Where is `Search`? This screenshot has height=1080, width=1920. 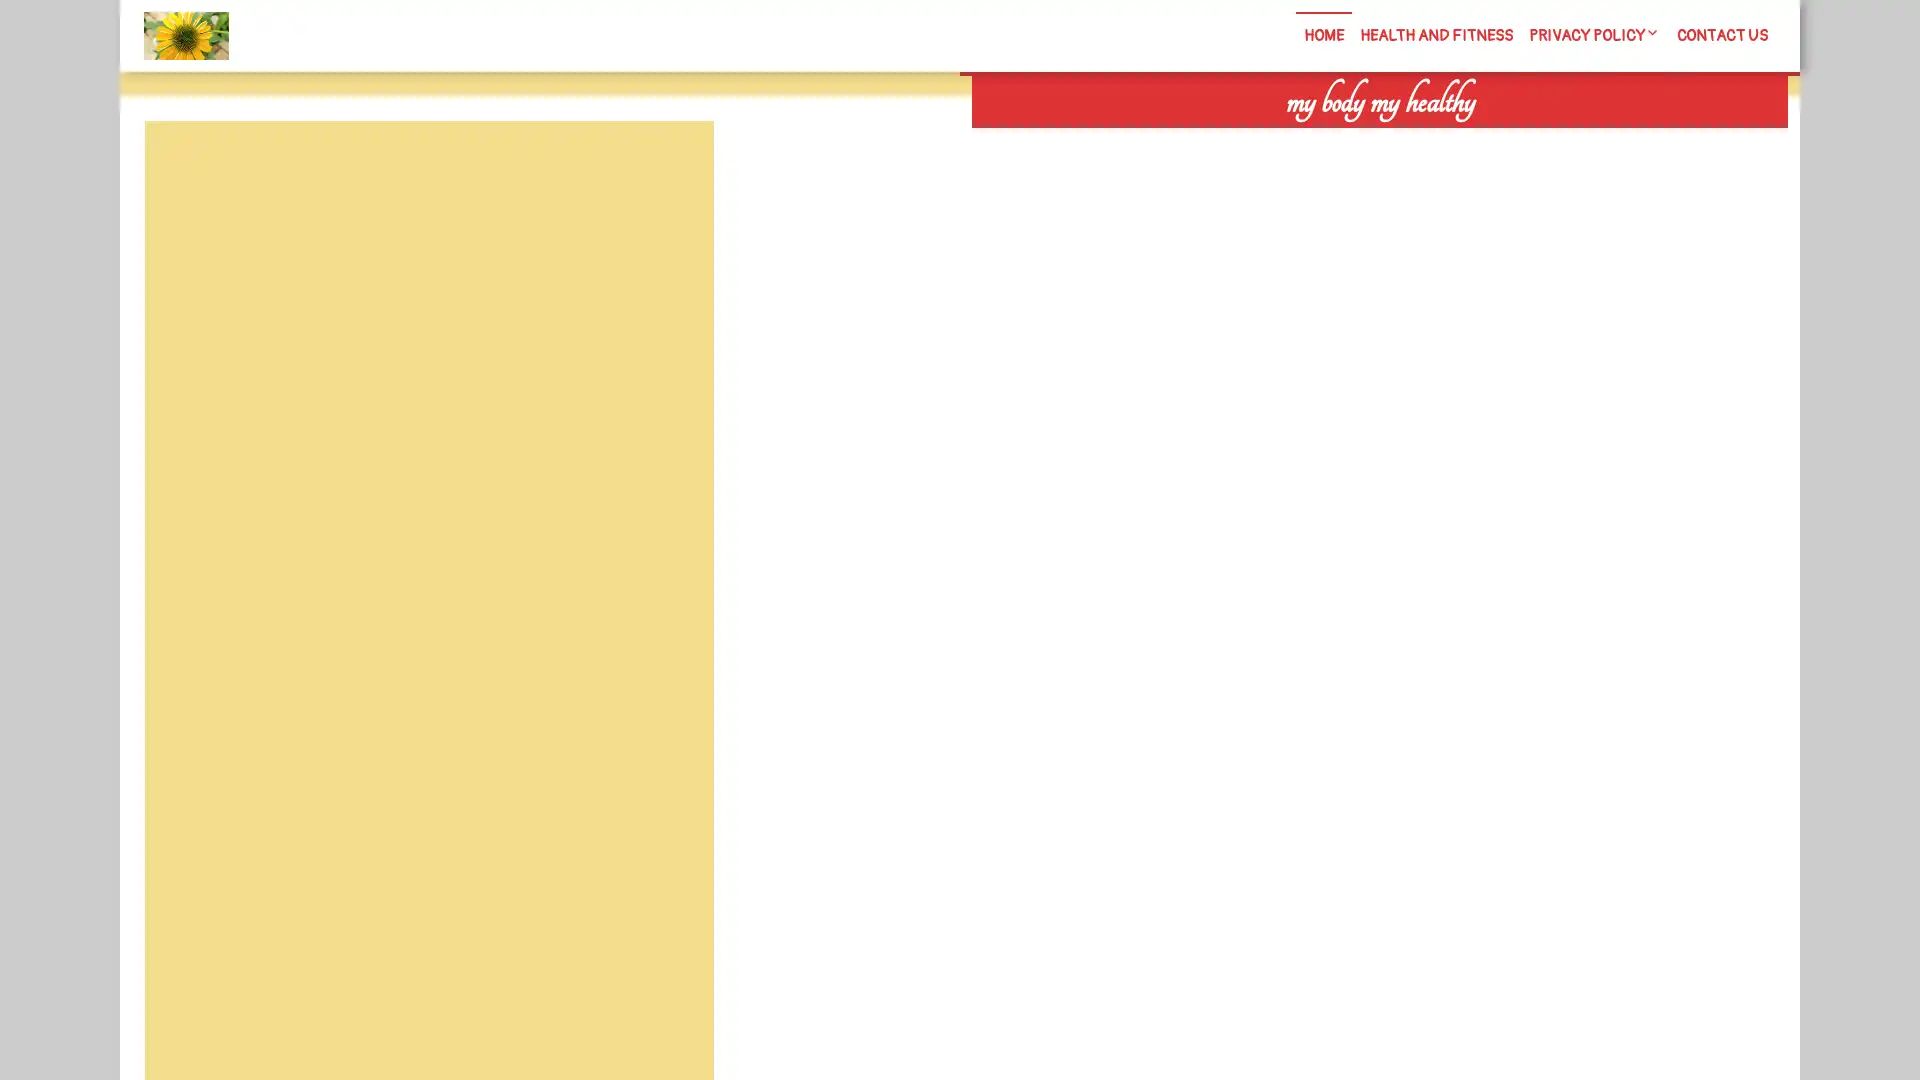
Search is located at coordinates (1557, 140).